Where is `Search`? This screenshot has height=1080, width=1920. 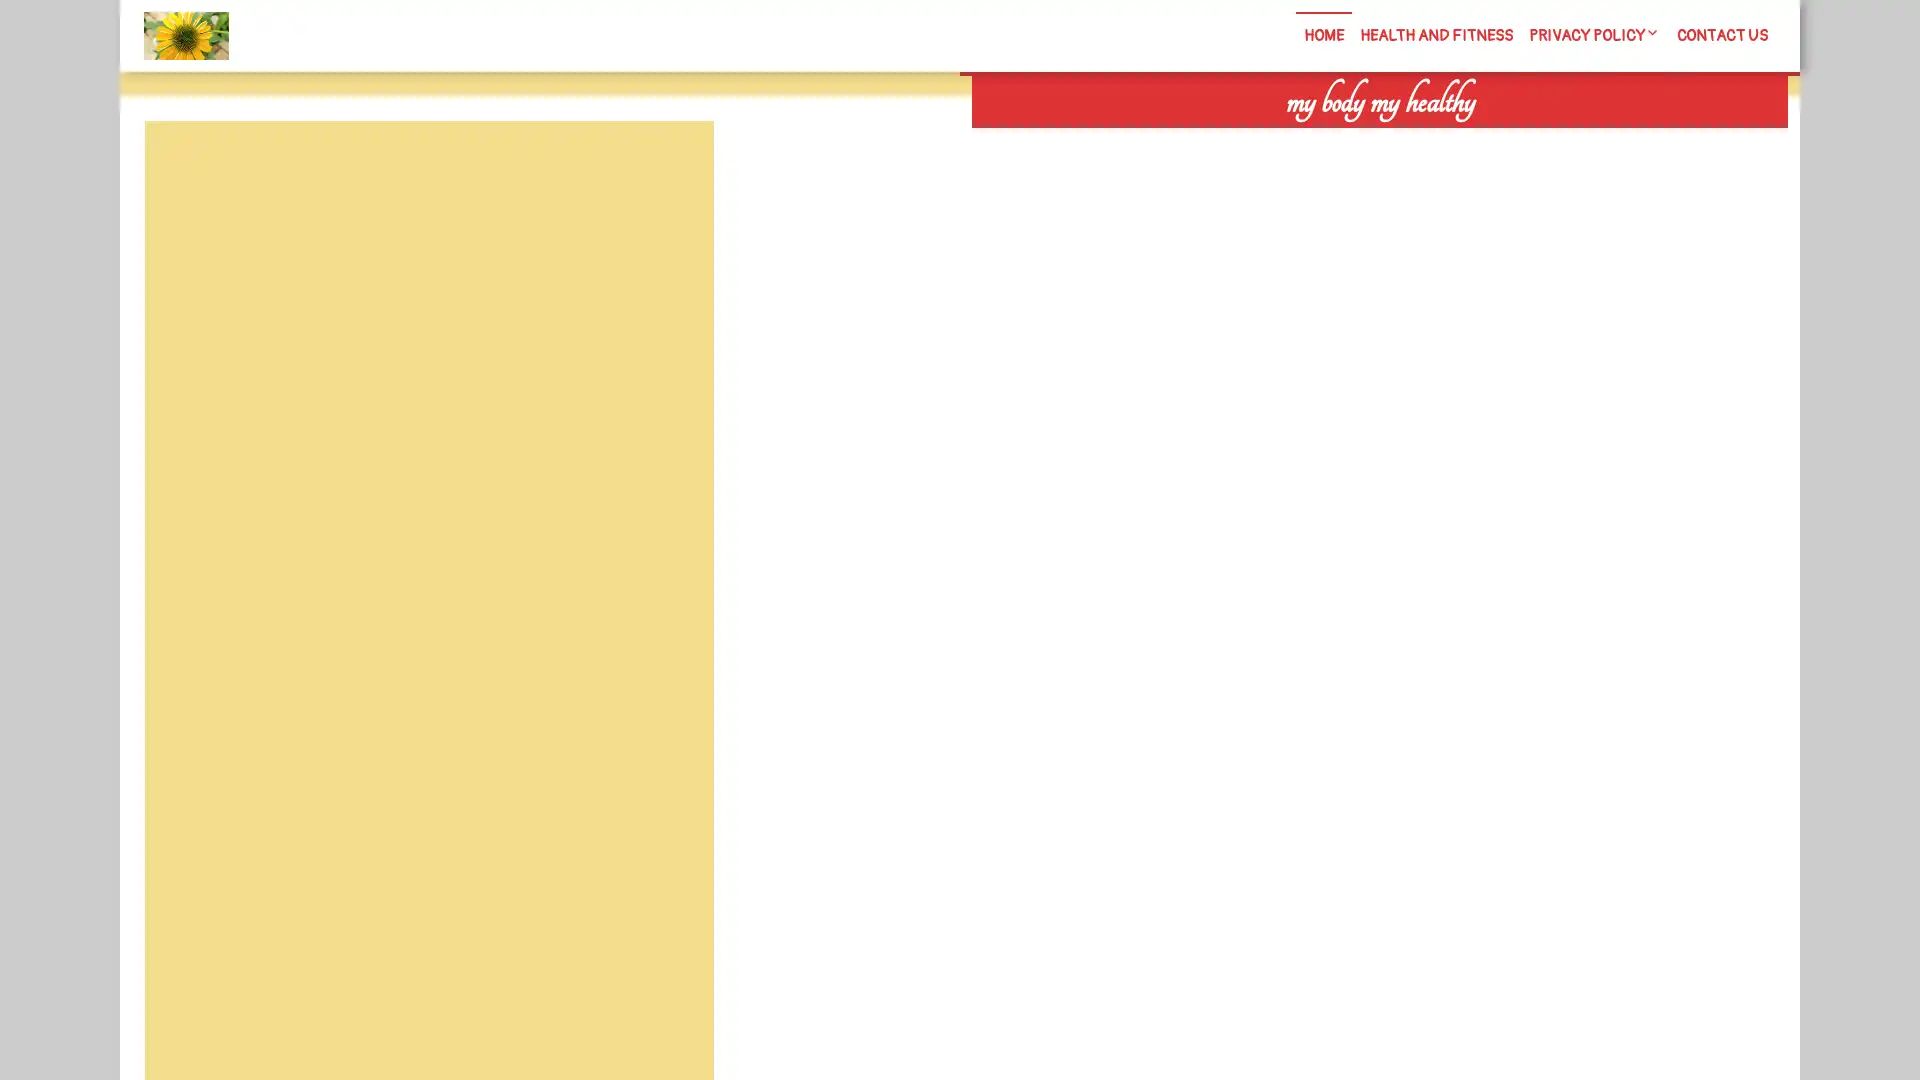
Search is located at coordinates (1557, 140).